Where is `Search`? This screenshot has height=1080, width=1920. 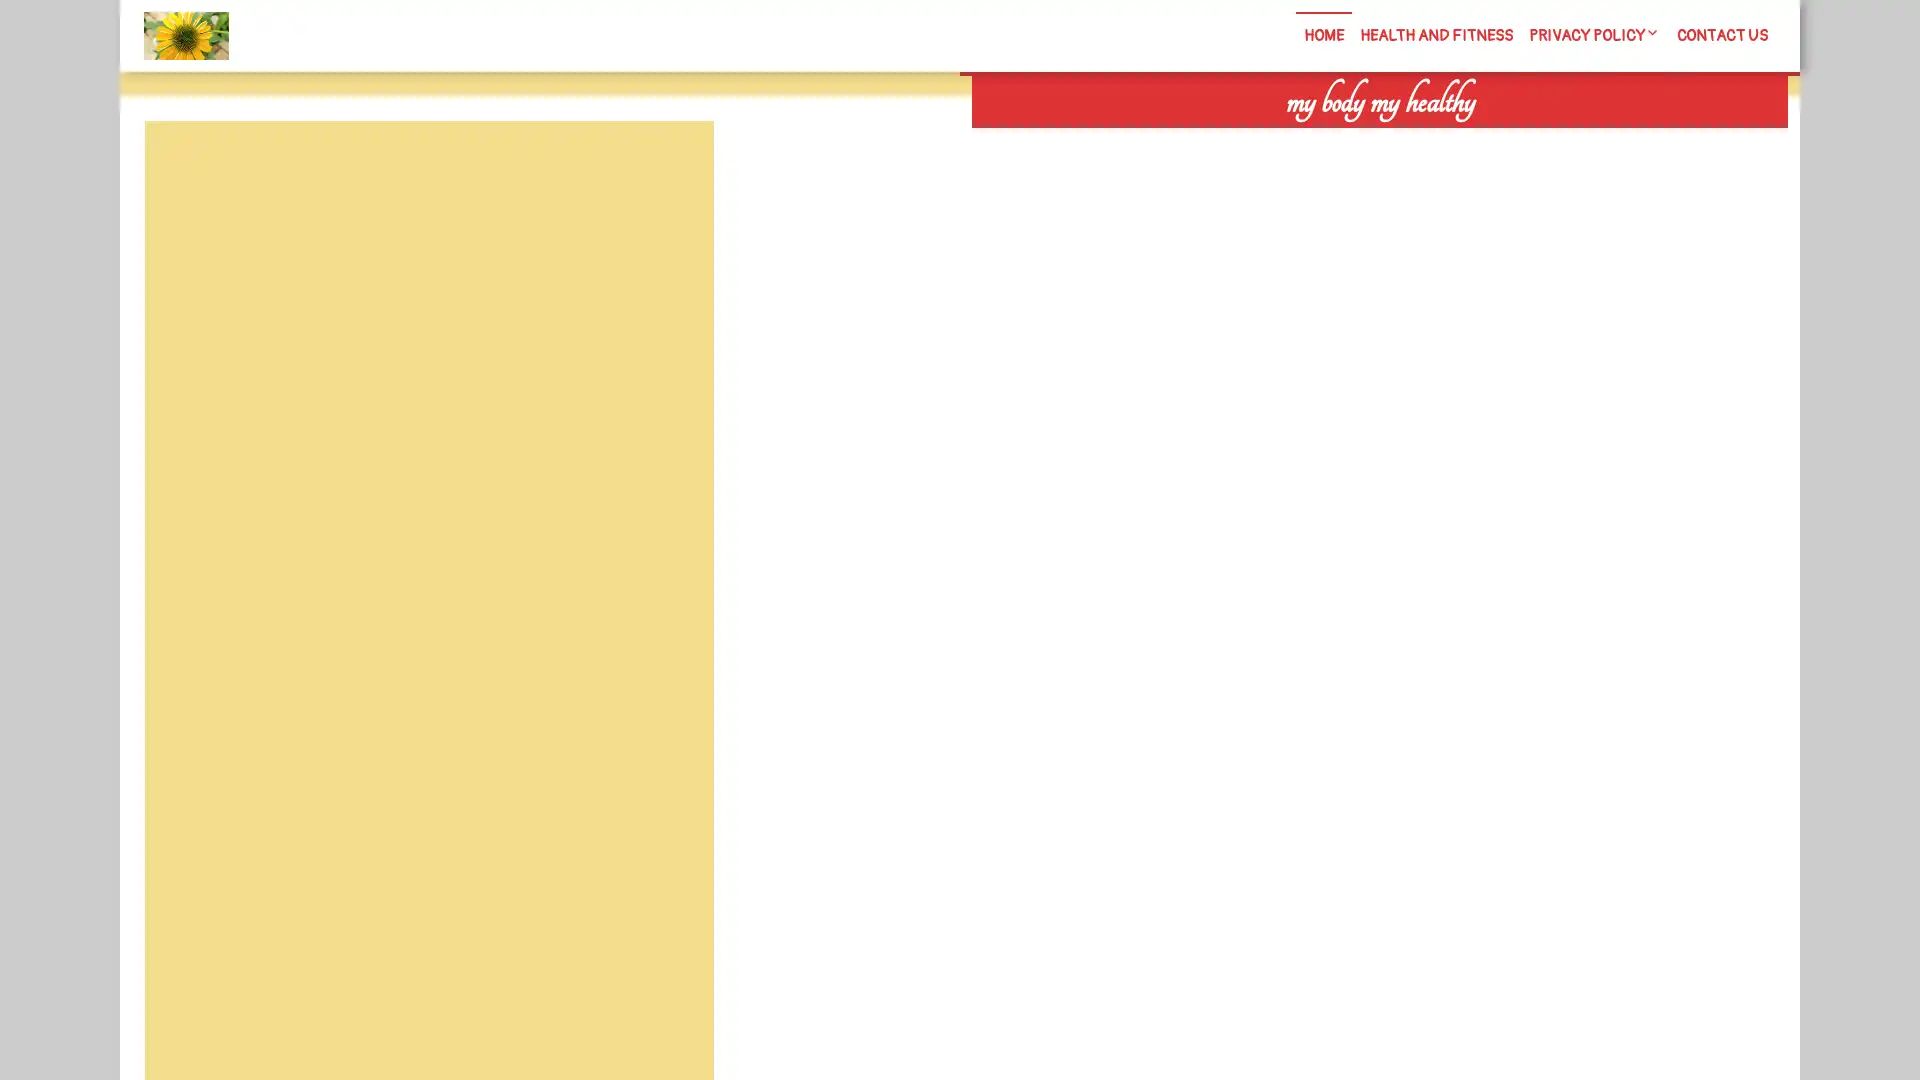
Search is located at coordinates (1557, 140).